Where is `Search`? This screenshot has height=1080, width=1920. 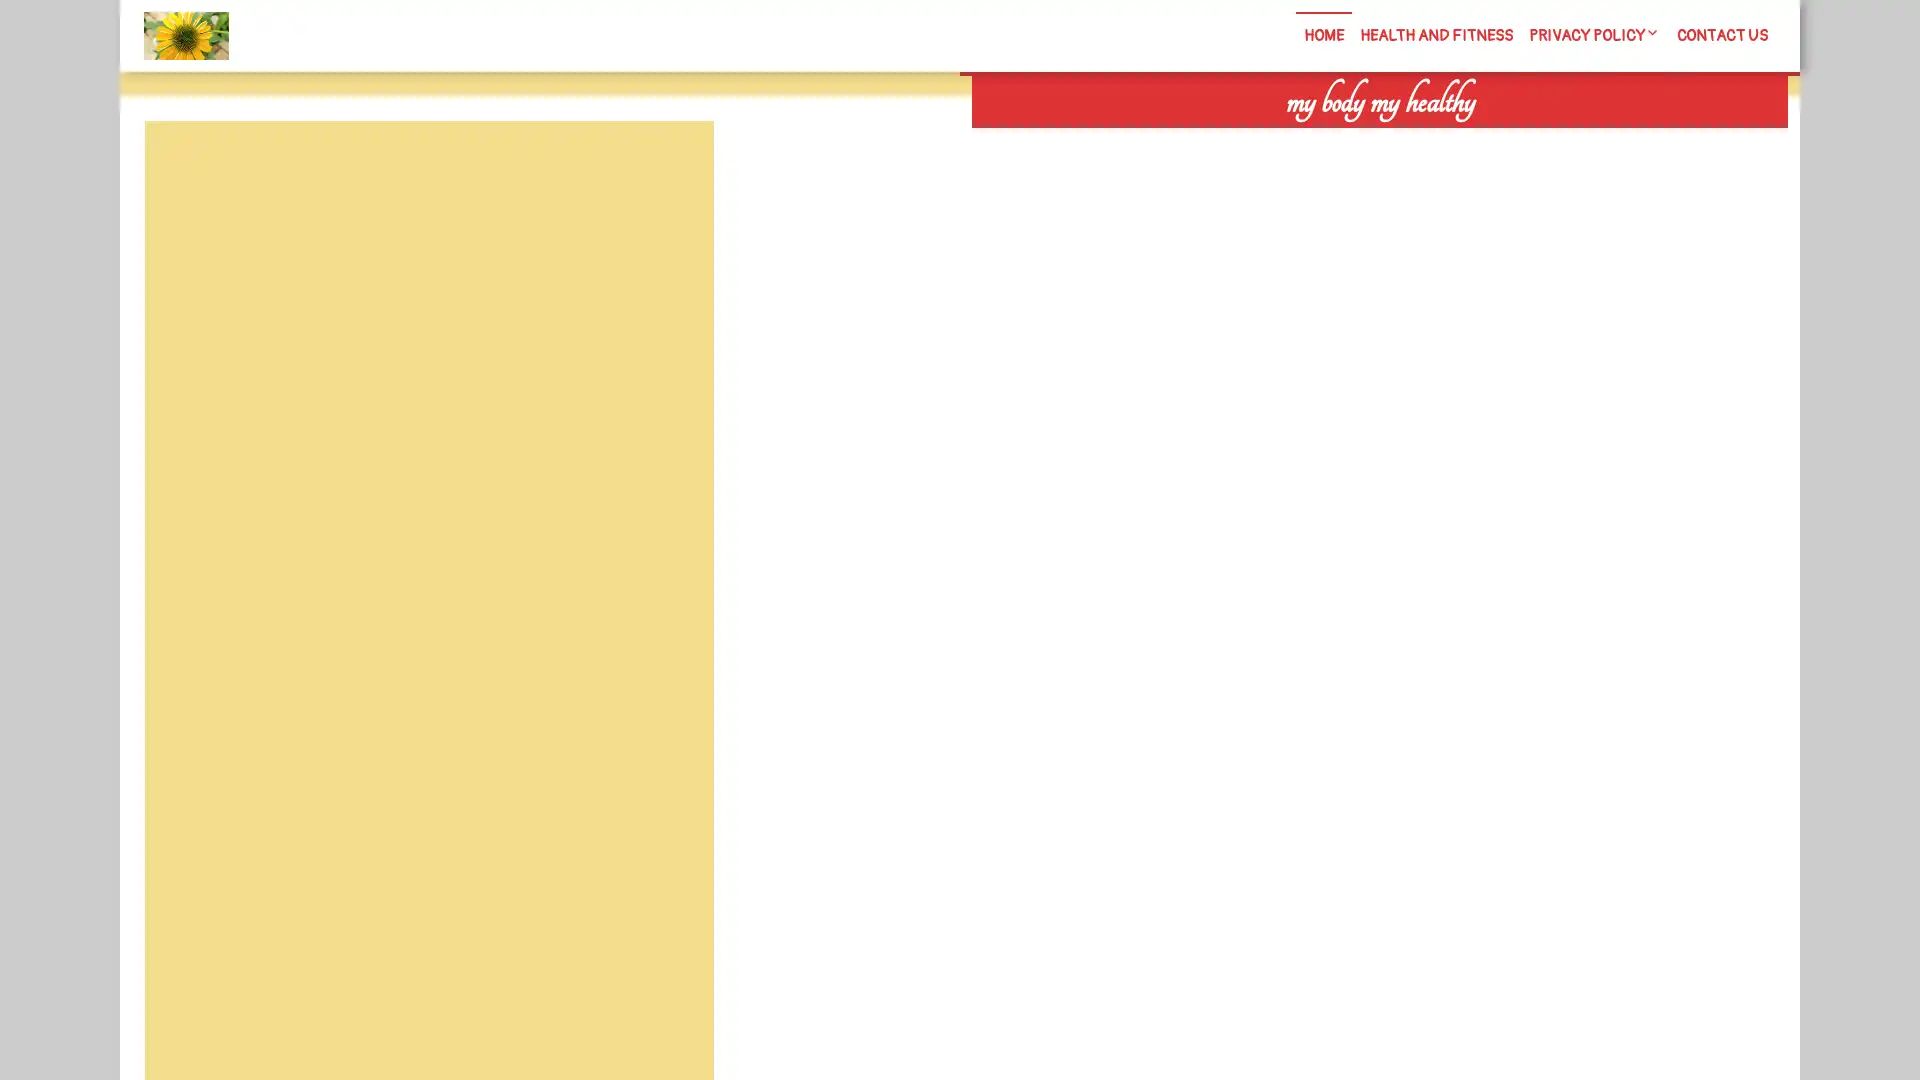
Search is located at coordinates (1557, 140).